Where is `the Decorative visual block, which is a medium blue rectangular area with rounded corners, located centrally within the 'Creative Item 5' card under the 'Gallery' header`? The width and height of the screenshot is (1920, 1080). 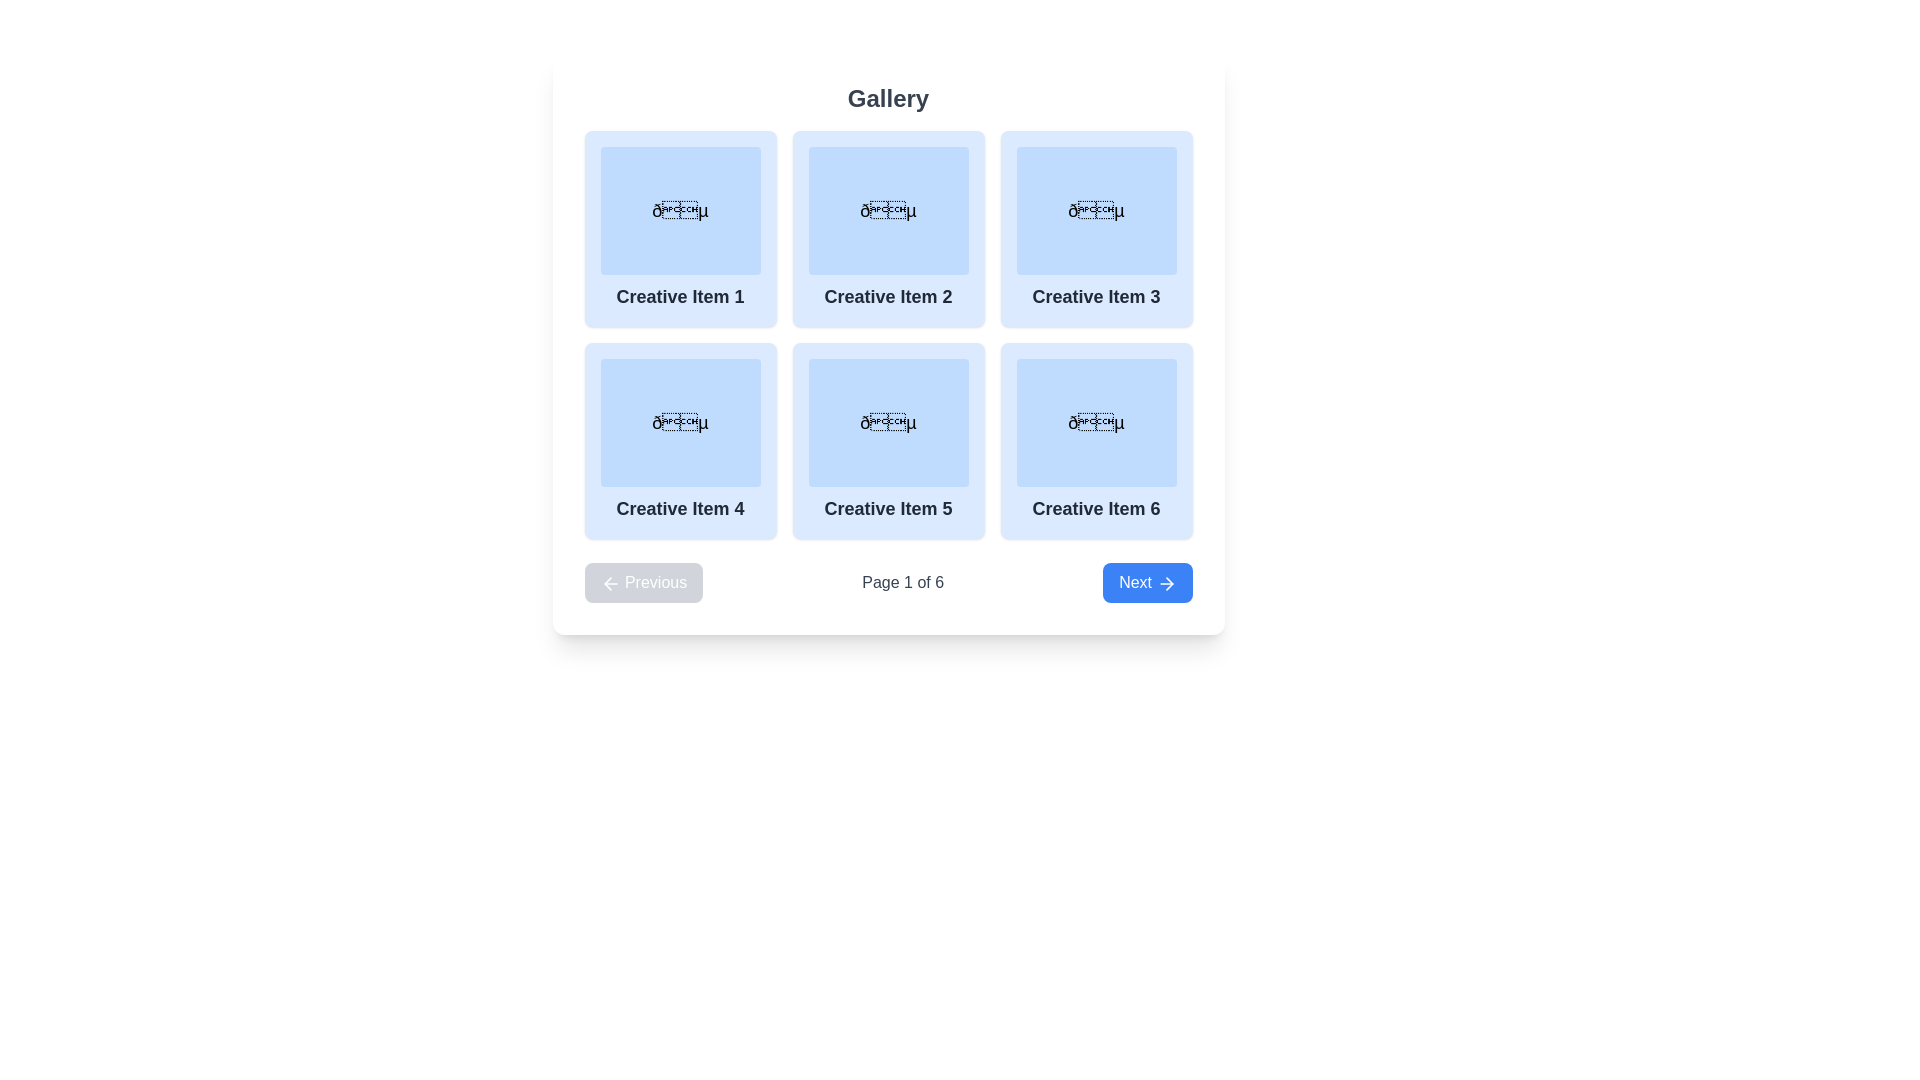 the Decorative visual block, which is a medium blue rectangular area with rounded corners, located centrally within the 'Creative Item 5' card under the 'Gallery' header is located at coordinates (887, 422).